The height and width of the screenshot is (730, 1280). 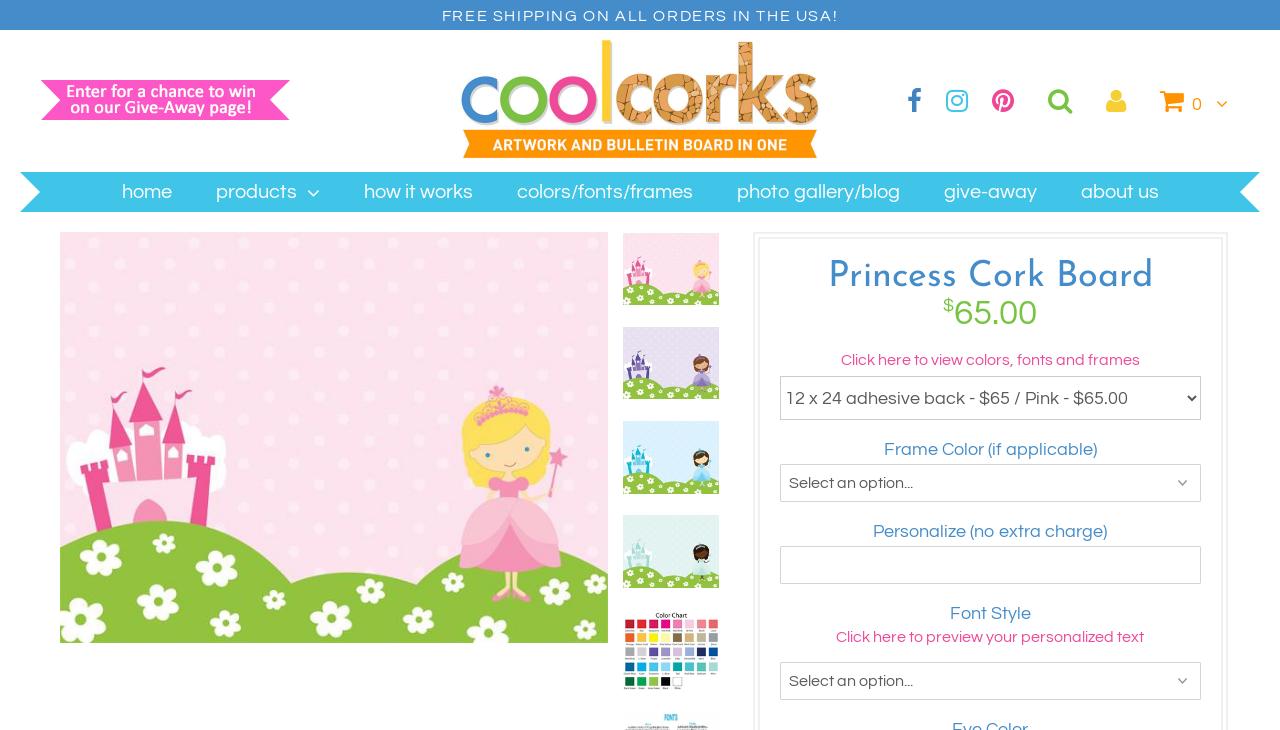 I want to click on '65.00', so click(x=995, y=313).